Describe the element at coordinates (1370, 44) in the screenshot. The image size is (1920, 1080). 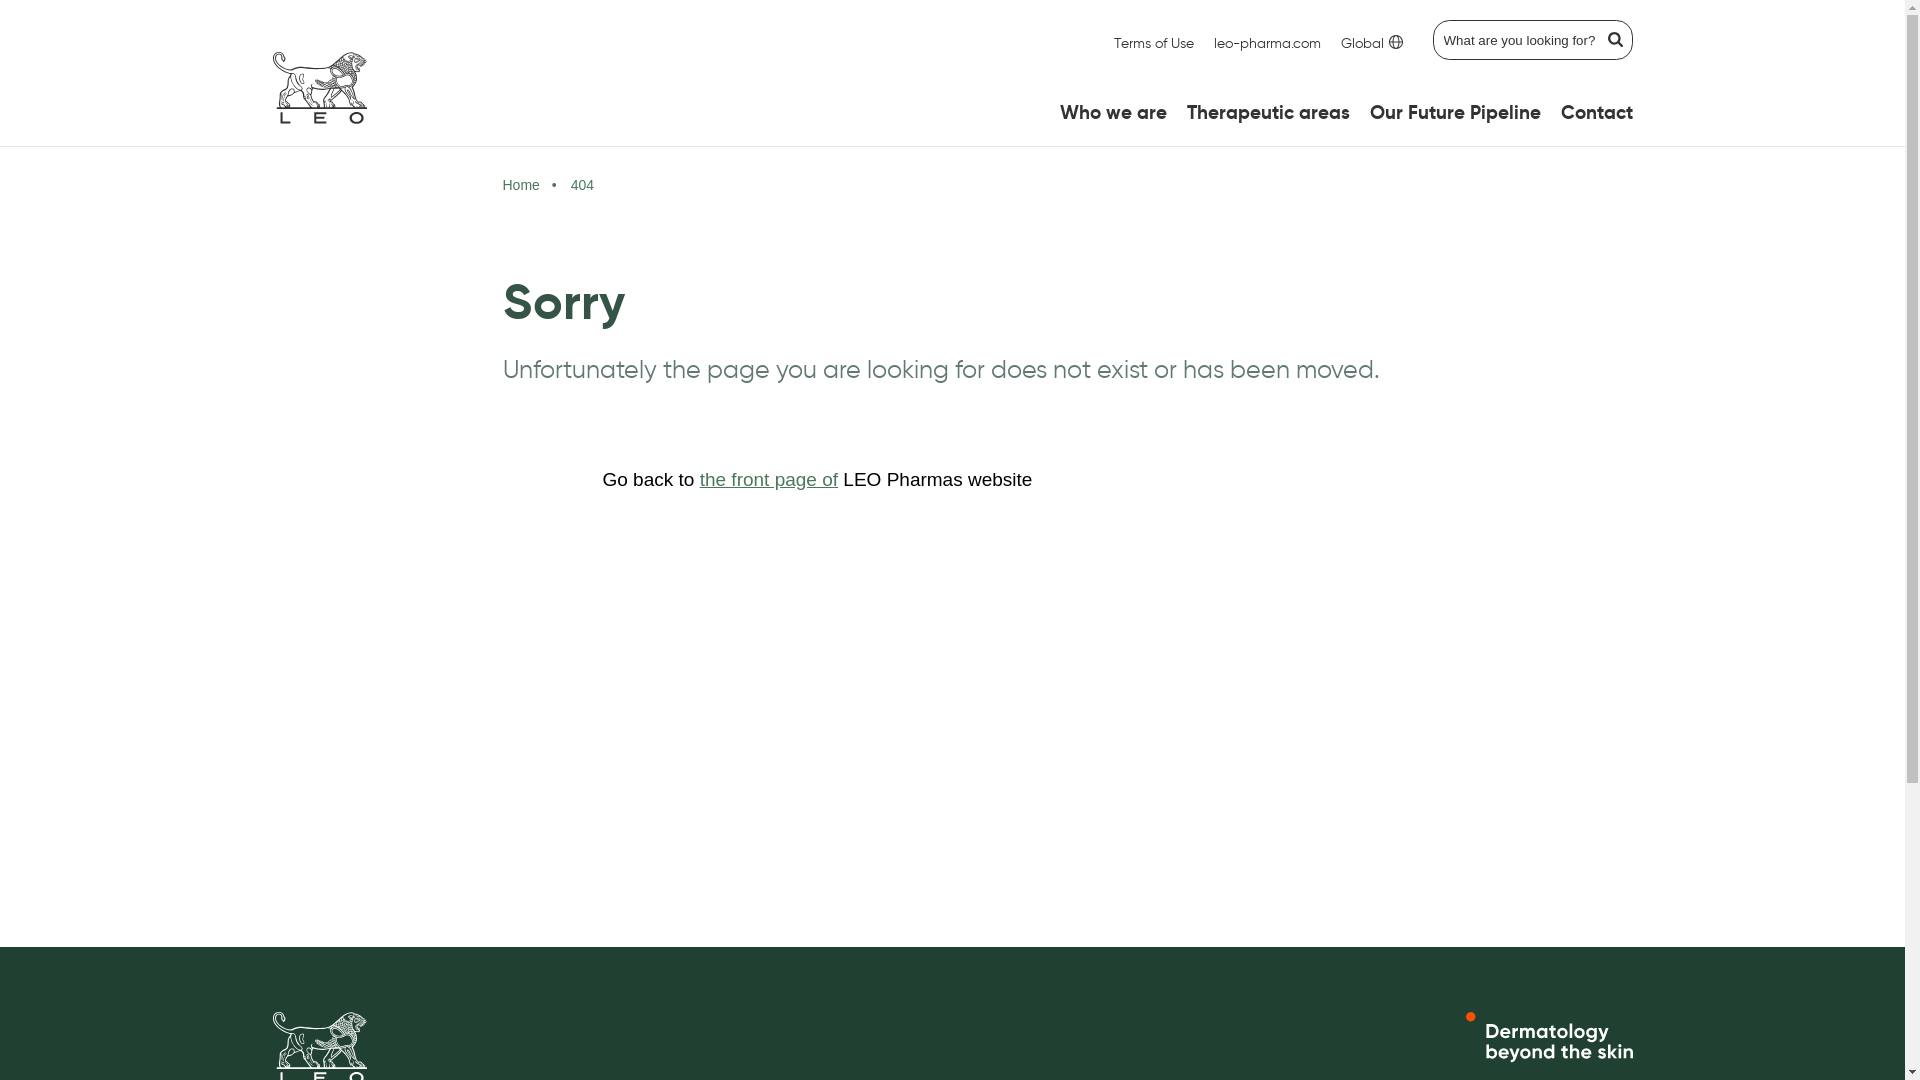
I see `'Global'` at that location.